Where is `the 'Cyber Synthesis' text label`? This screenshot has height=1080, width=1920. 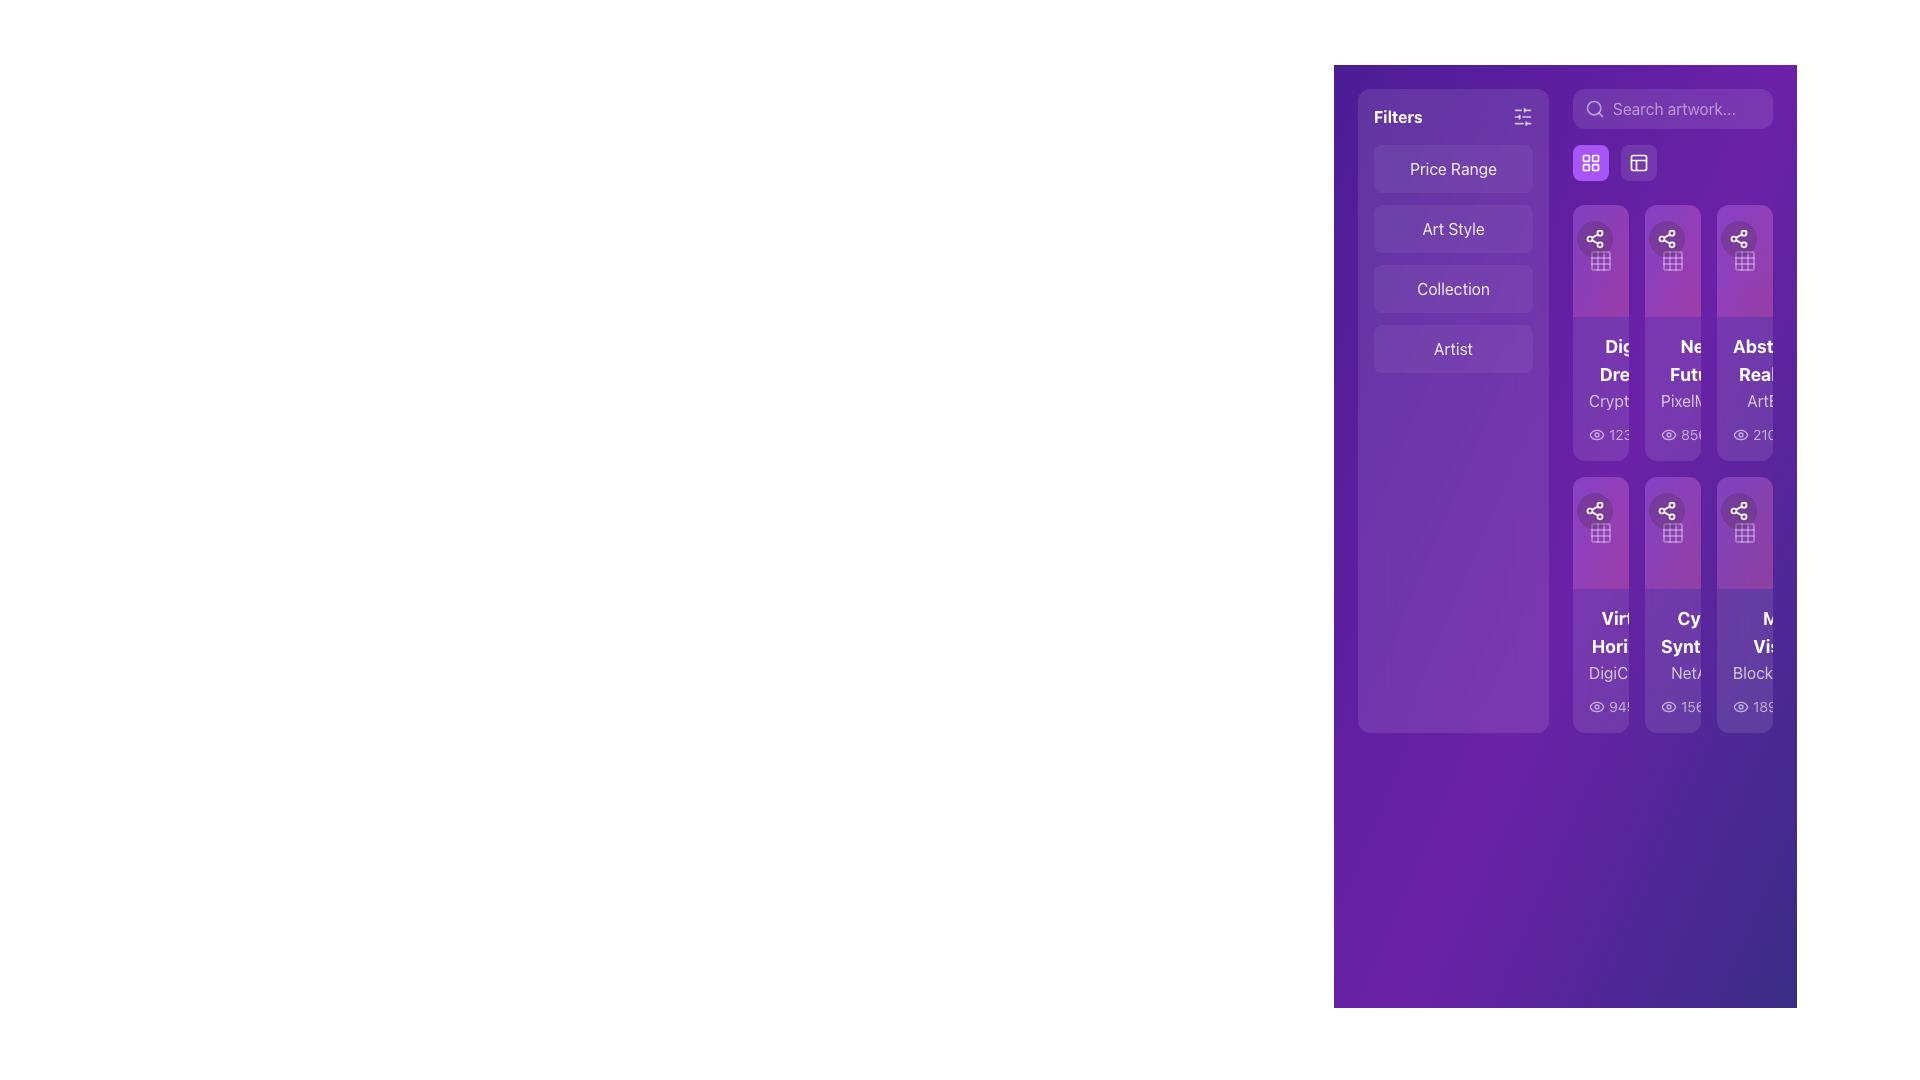 the 'Cyber Synthesis' text label is located at coordinates (1673, 644).